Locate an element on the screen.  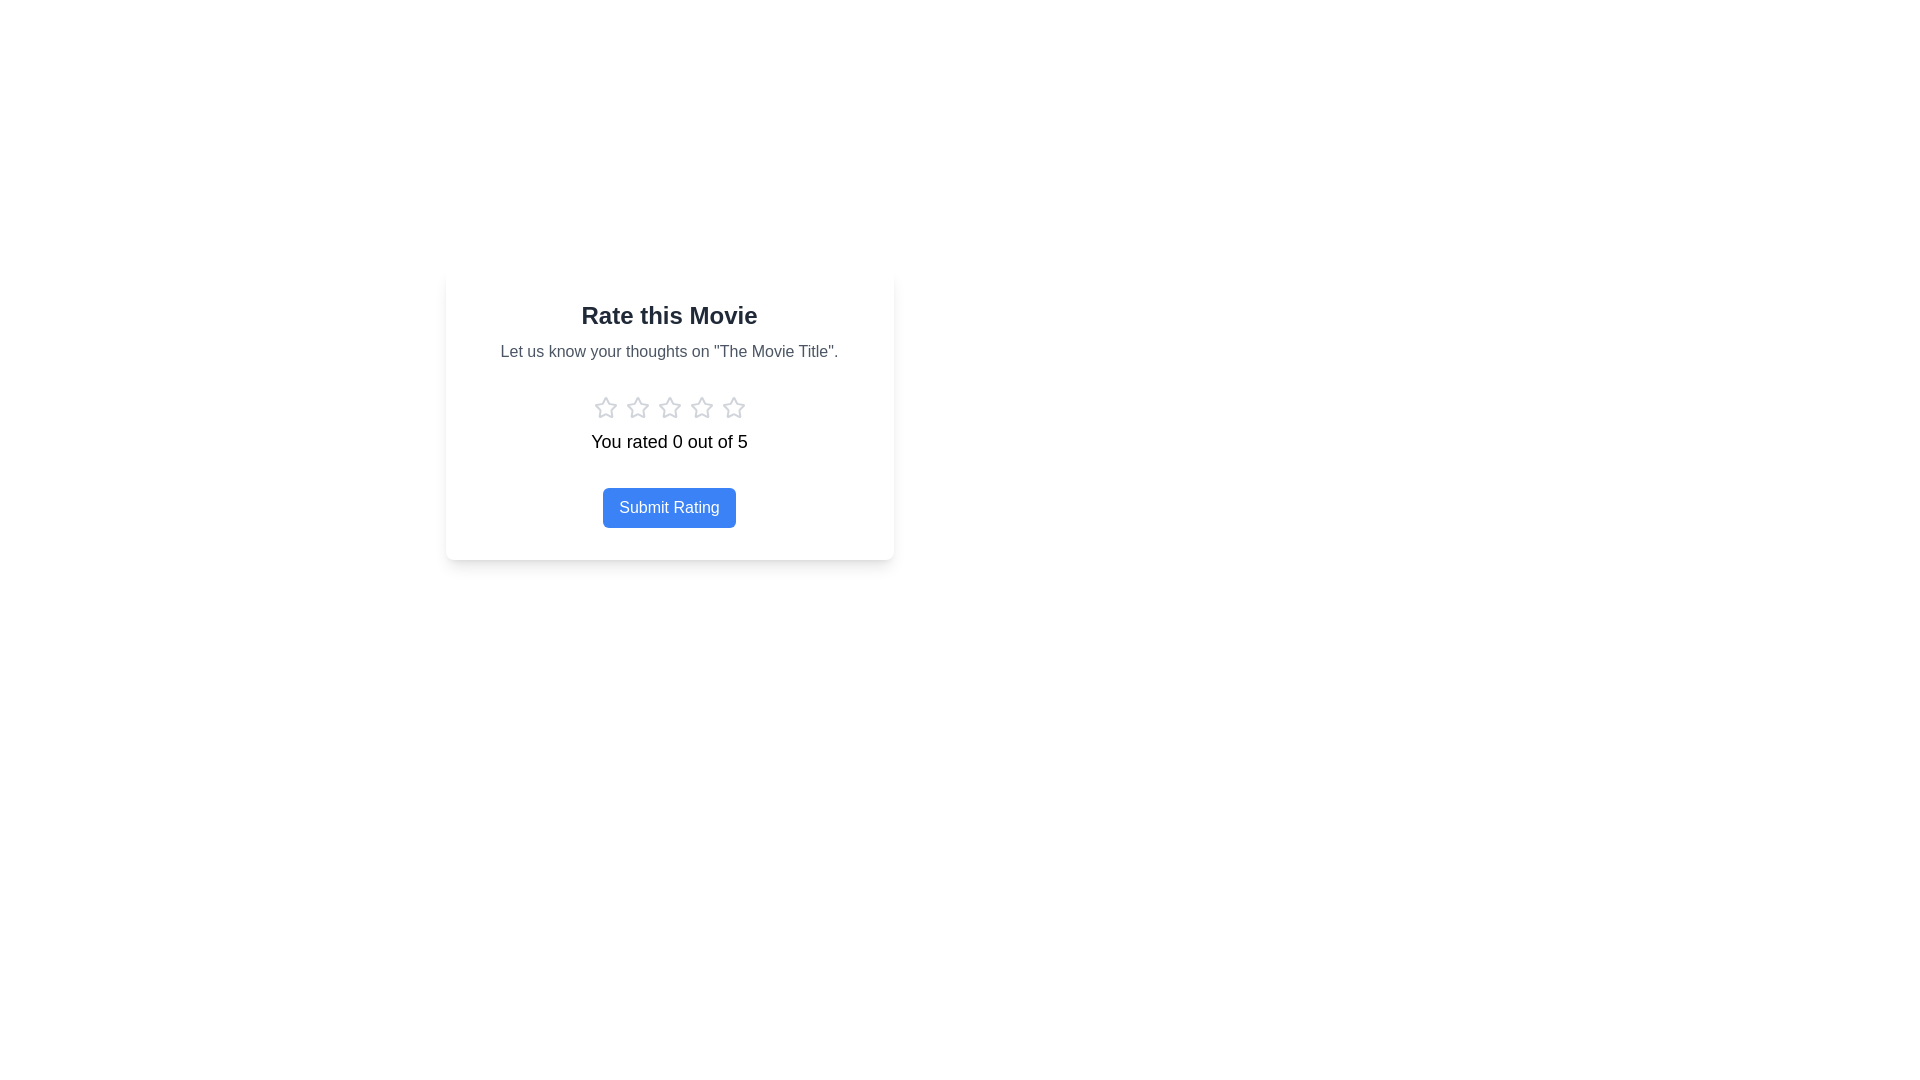
the first unrated gray star icon in the five-star rating component is located at coordinates (604, 407).